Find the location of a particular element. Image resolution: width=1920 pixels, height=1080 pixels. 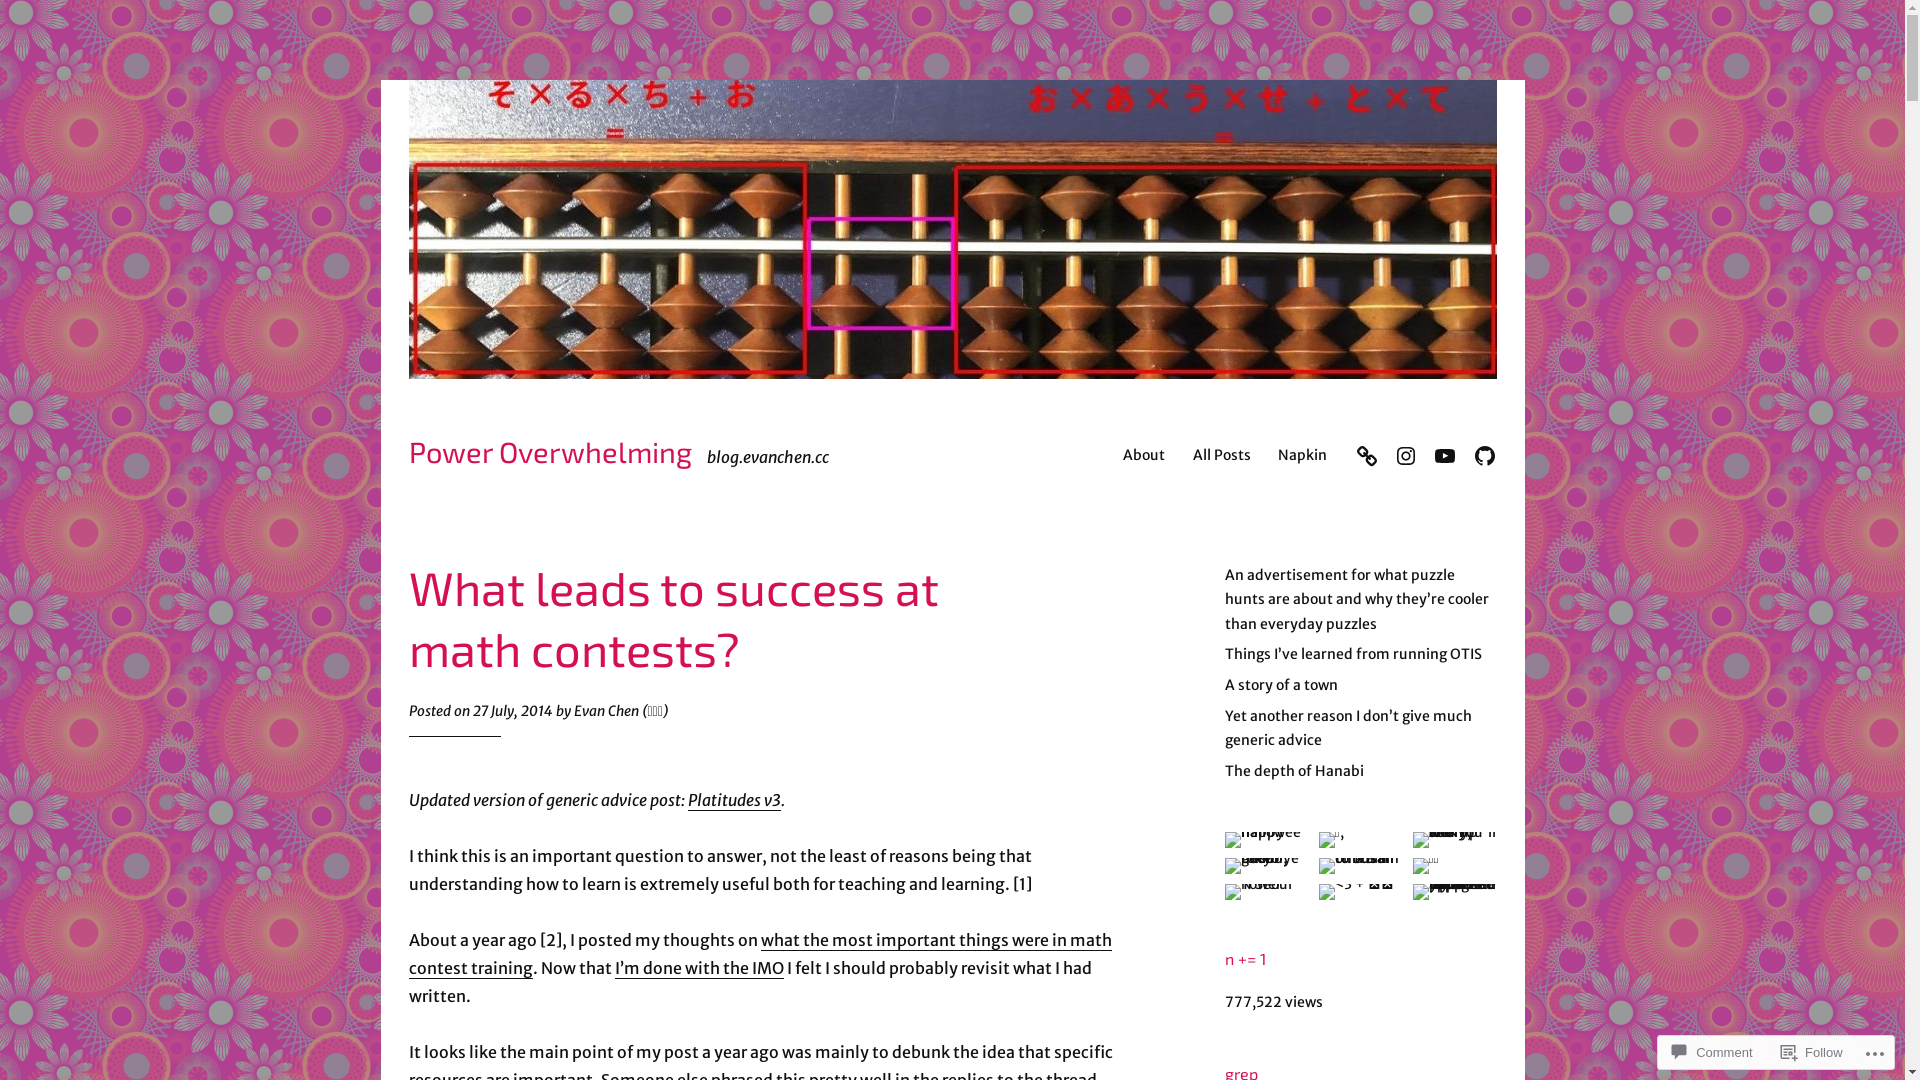

'Search' is located at coordinates (25, 17).